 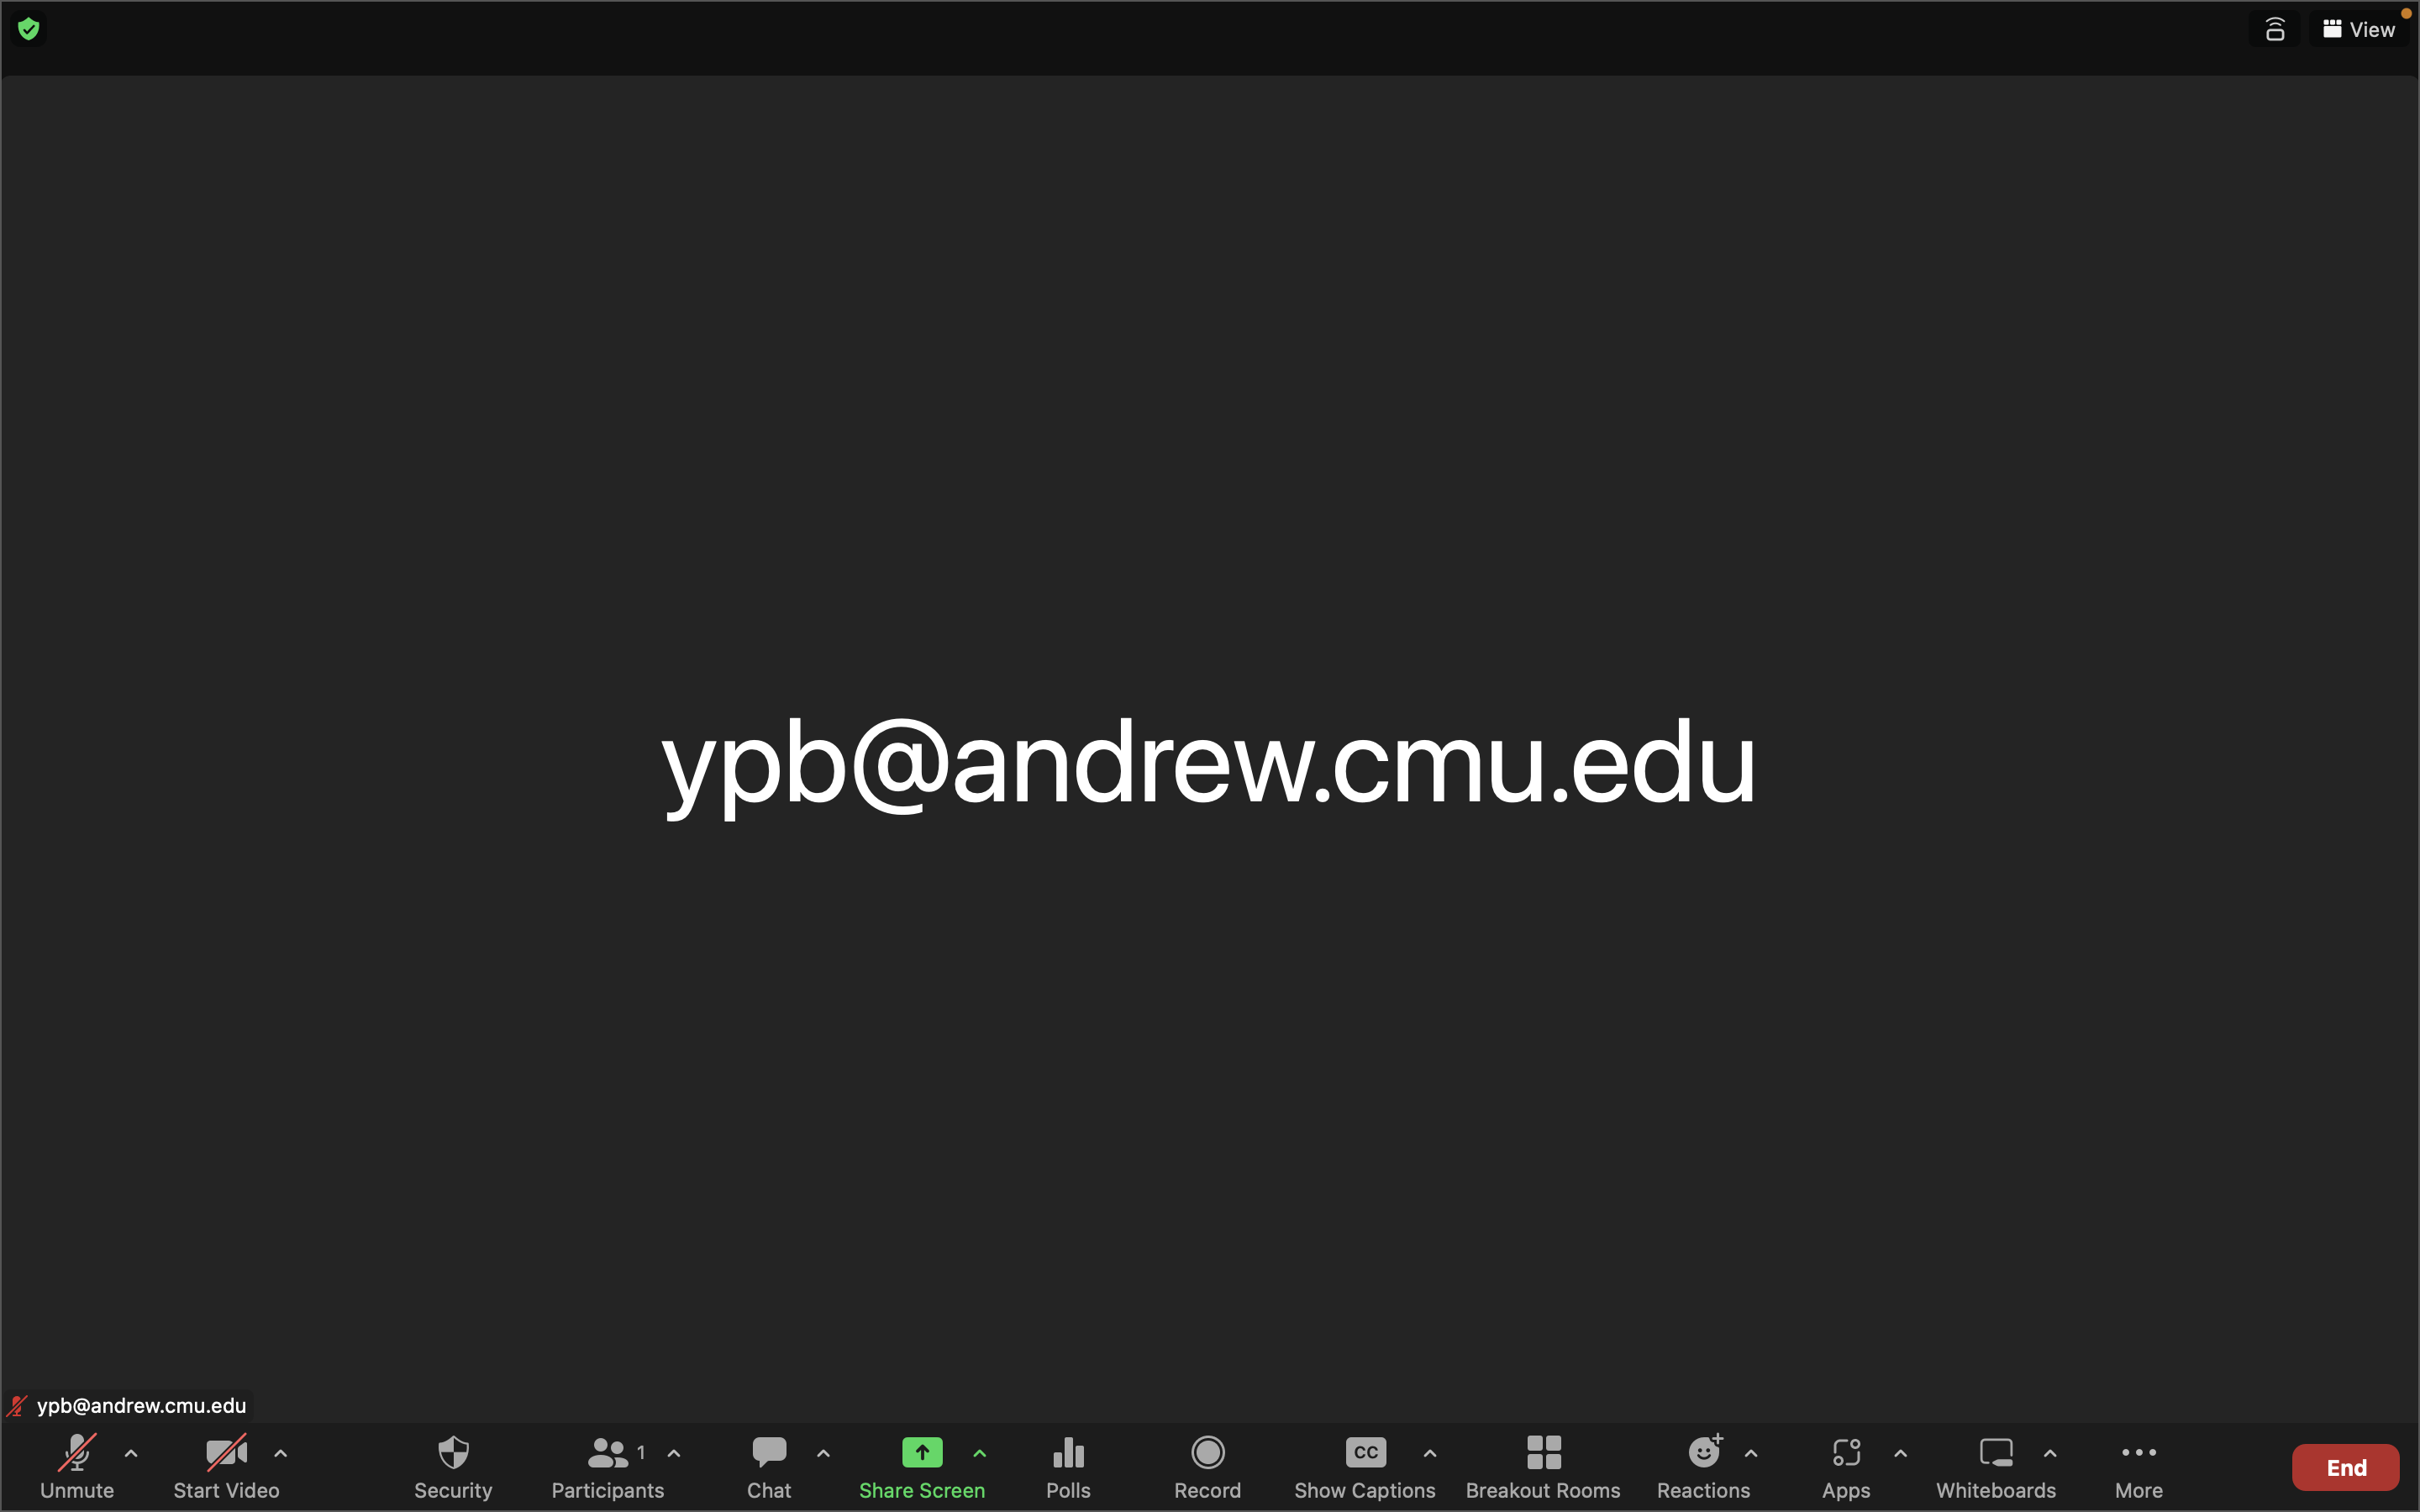 What do you see at coordinates (2344, 1463) in the screenshot?
I see `the "end meeting" button` at bounding box center [2344, 1463].